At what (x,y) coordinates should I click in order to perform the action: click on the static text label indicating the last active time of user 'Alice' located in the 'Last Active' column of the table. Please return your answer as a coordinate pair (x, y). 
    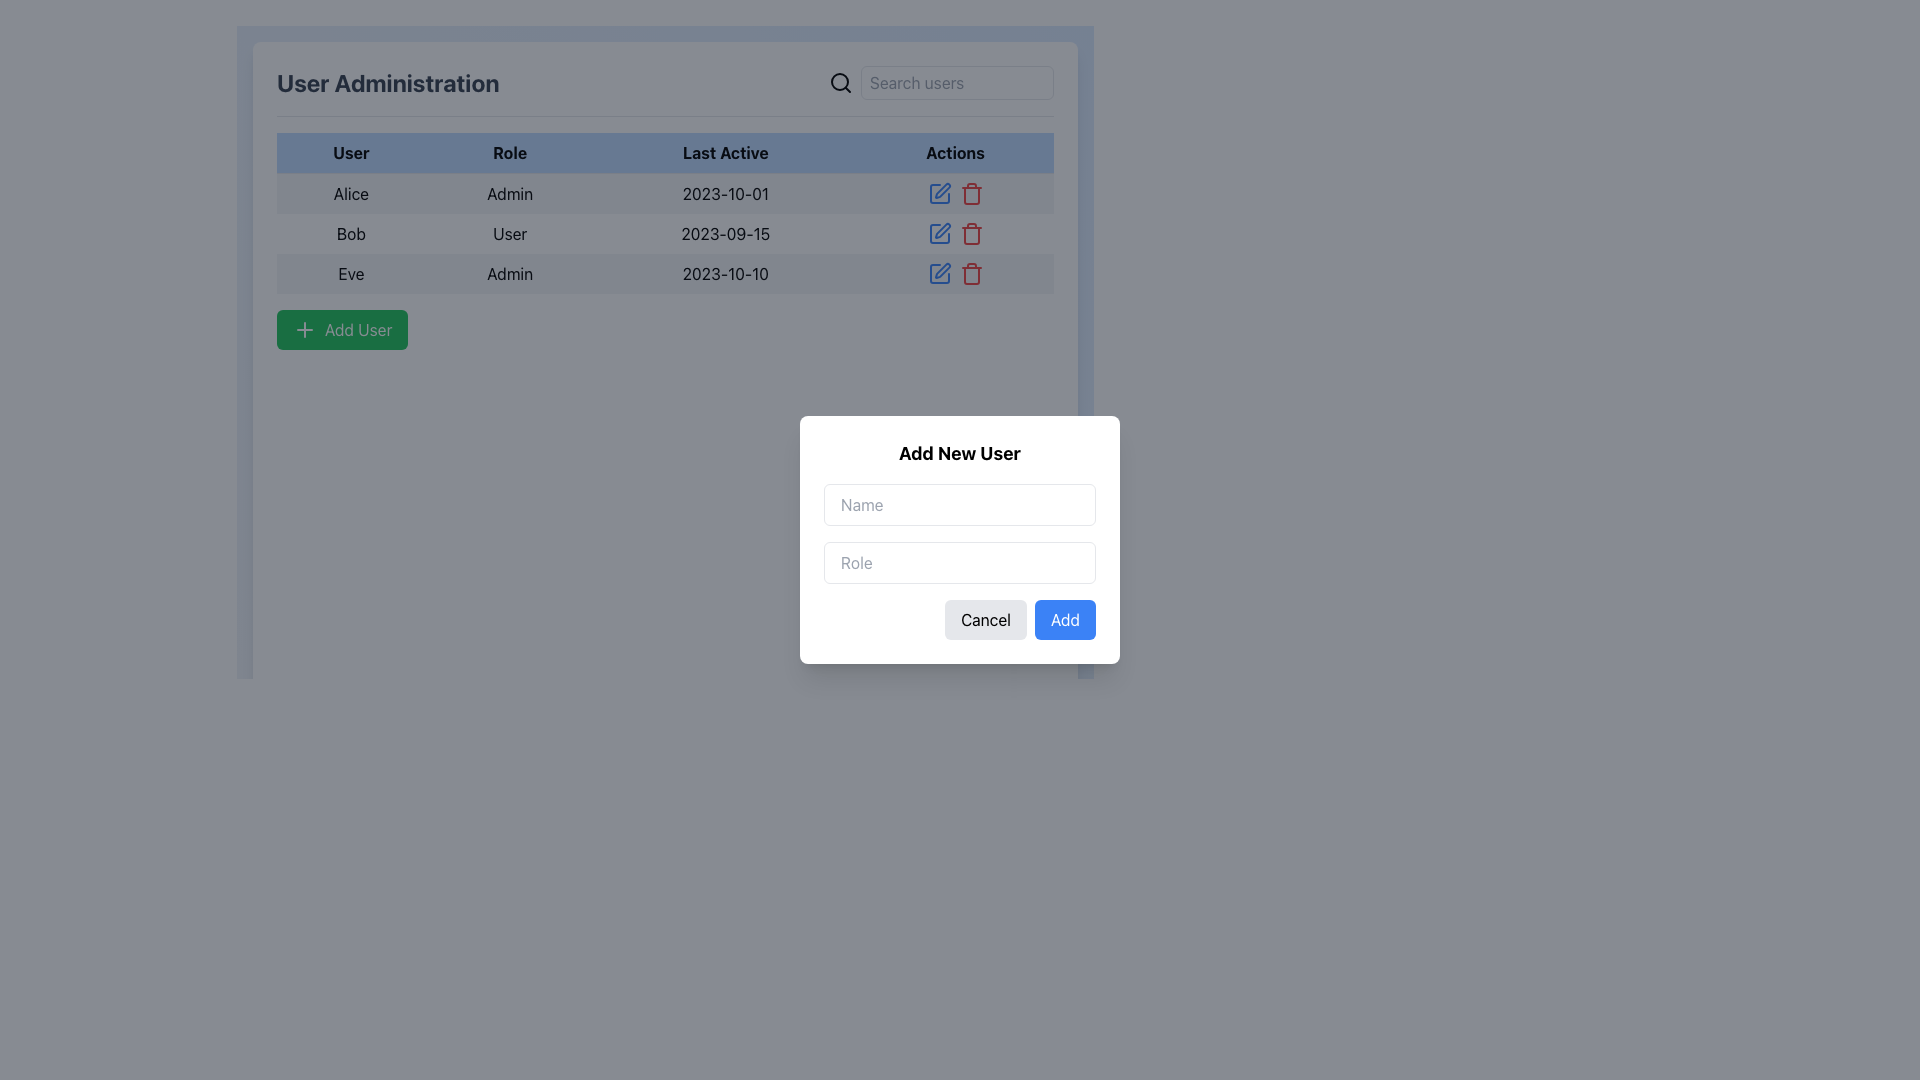
    Looking at the image, I should click on (724, 193).